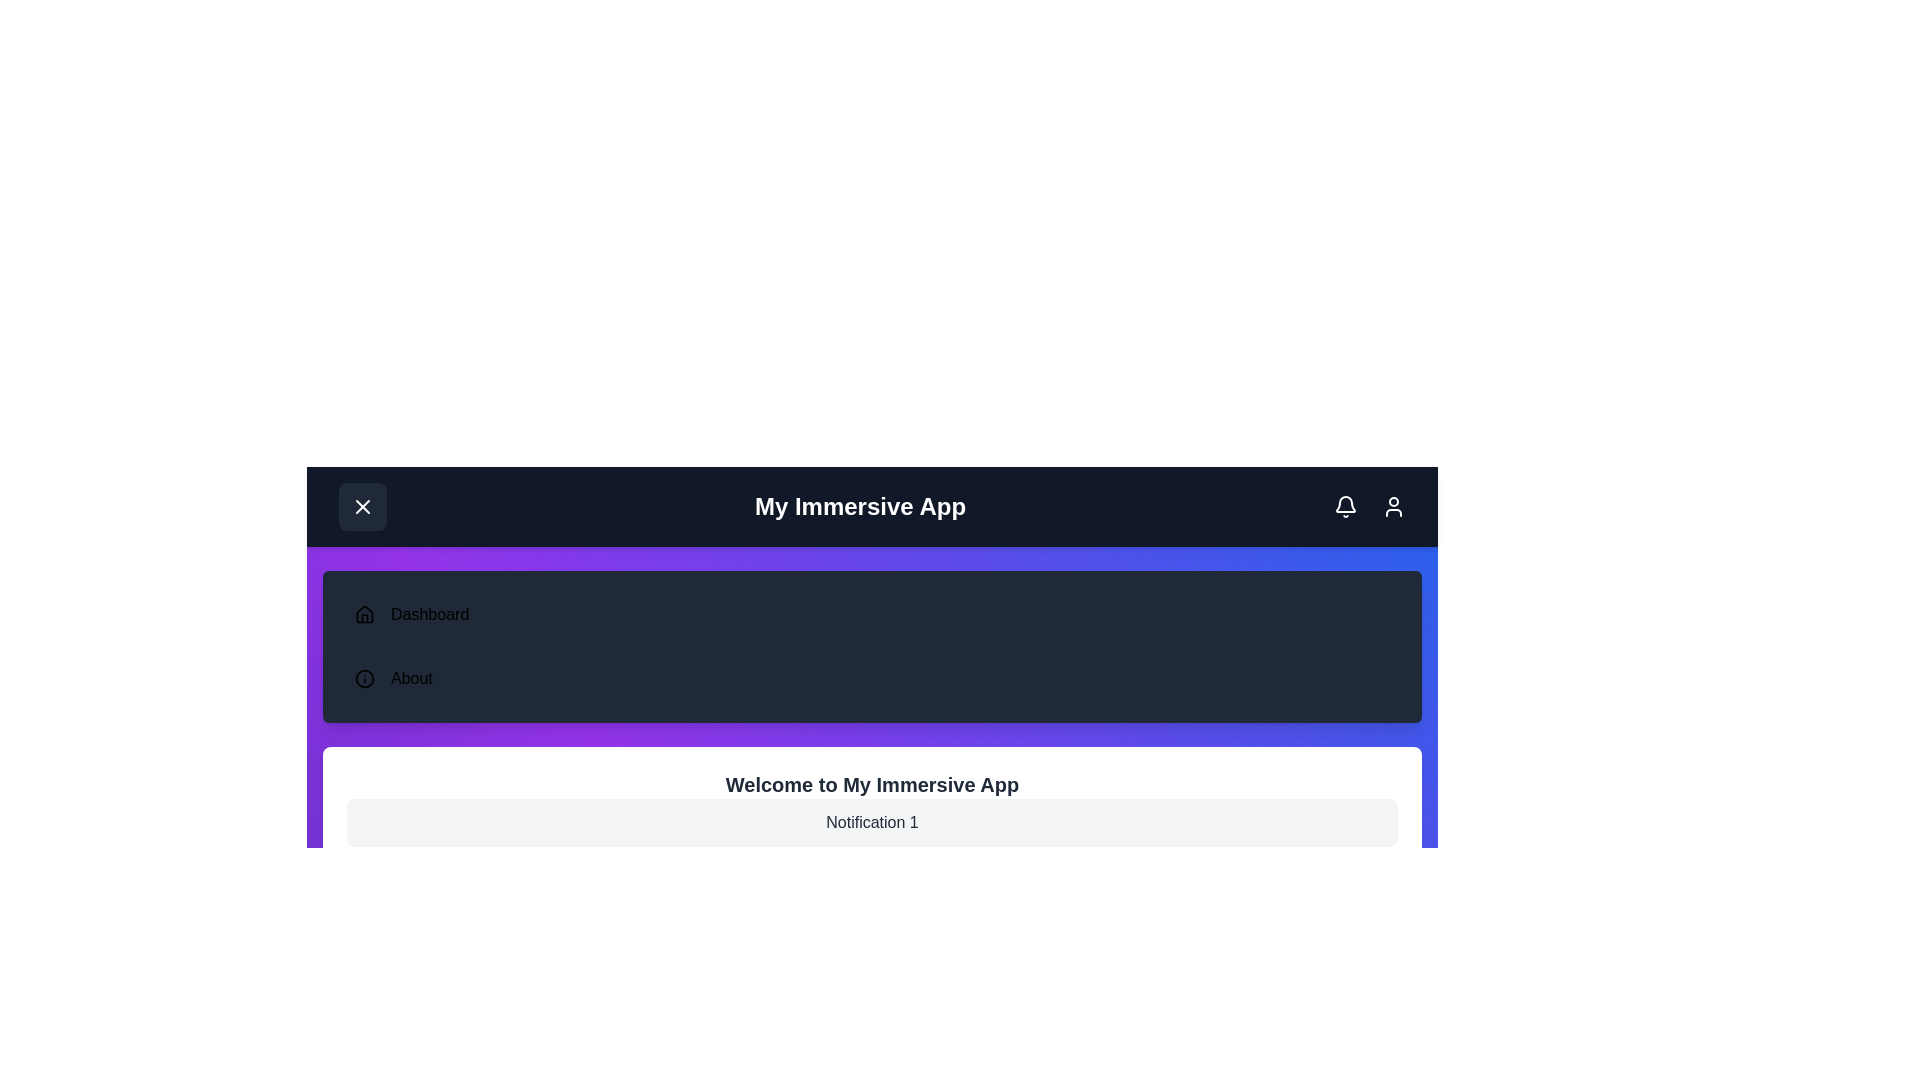 The image size is (1920, 1080). Describe the element at coordinates (429, 613) in the screenshot. I see `the 'Dashboard' menu item to navigate to the 'Dashboard' section` at that location.